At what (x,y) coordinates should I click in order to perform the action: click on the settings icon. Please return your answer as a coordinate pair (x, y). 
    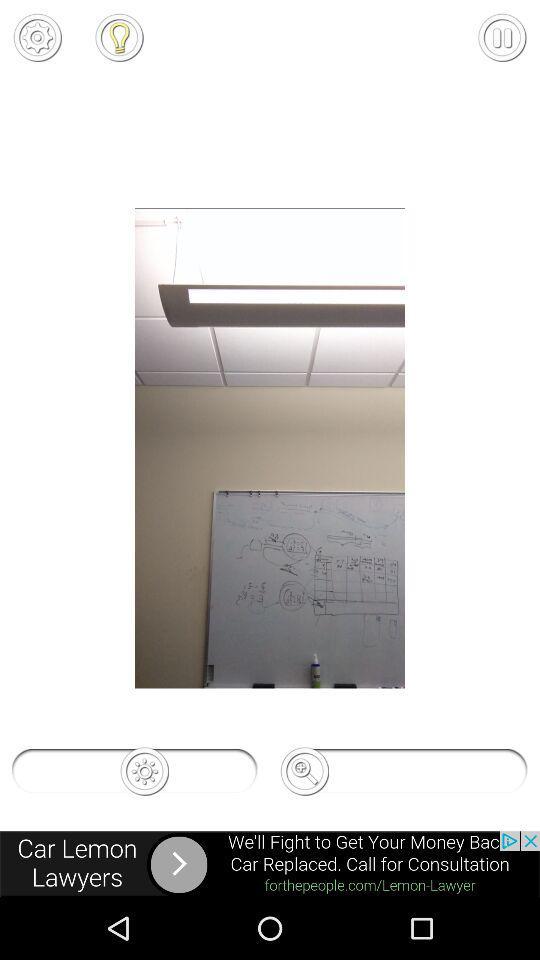
    Looking at the image, I should click on (37, 36).